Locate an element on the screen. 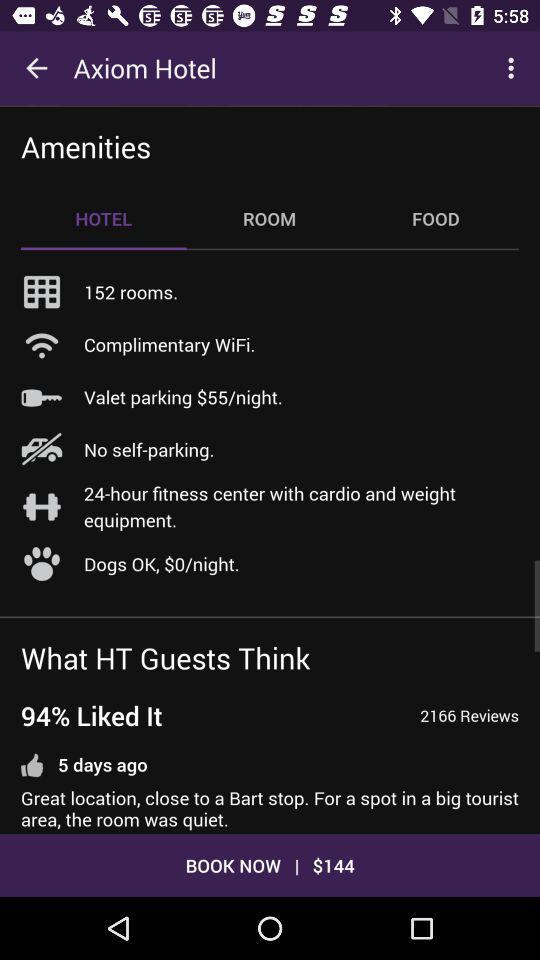  the icon above the no self-parking. is located at coordinates (183, 396).